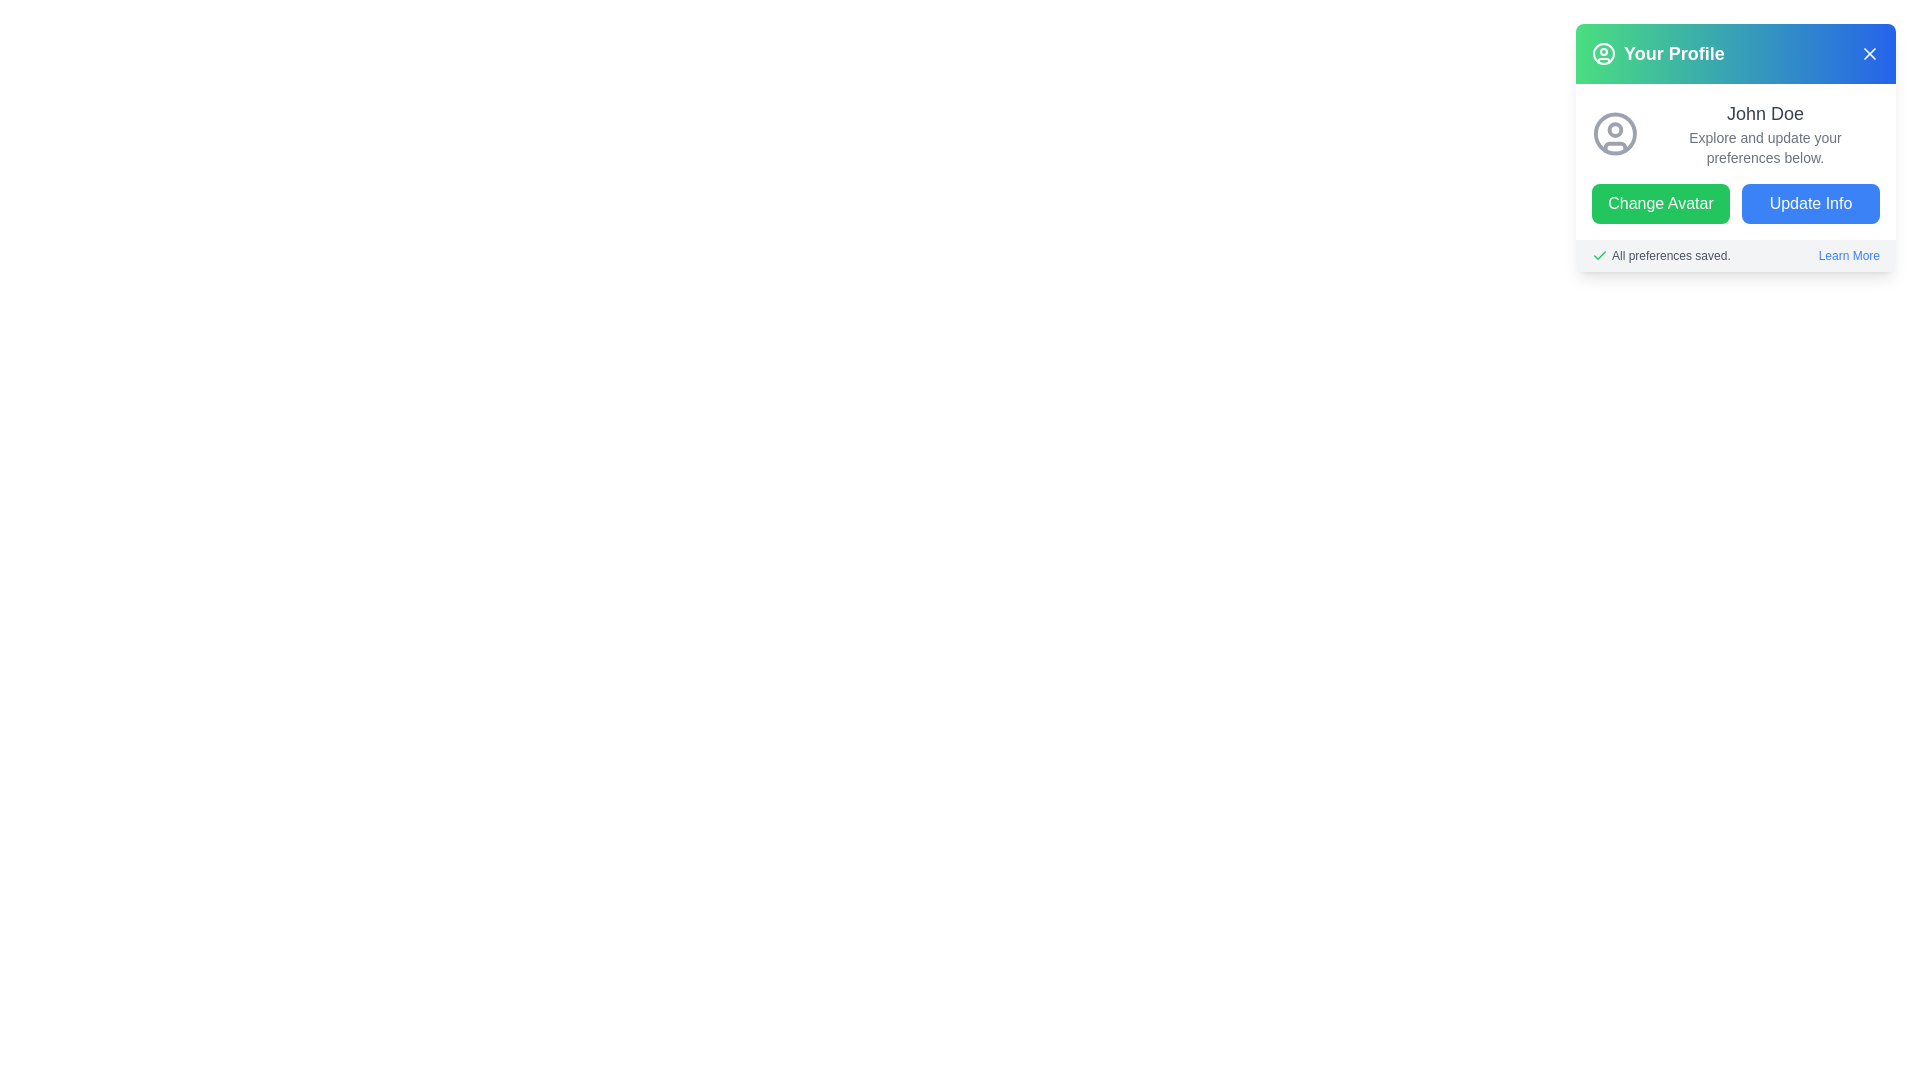 The height and width of the screenshot is (1080, 1920). Describe the element at coordinates (1735, 161) in the screenshot. I see `text information displayed in the Profile summary card located in the top-right corner of the profile section` at that location.